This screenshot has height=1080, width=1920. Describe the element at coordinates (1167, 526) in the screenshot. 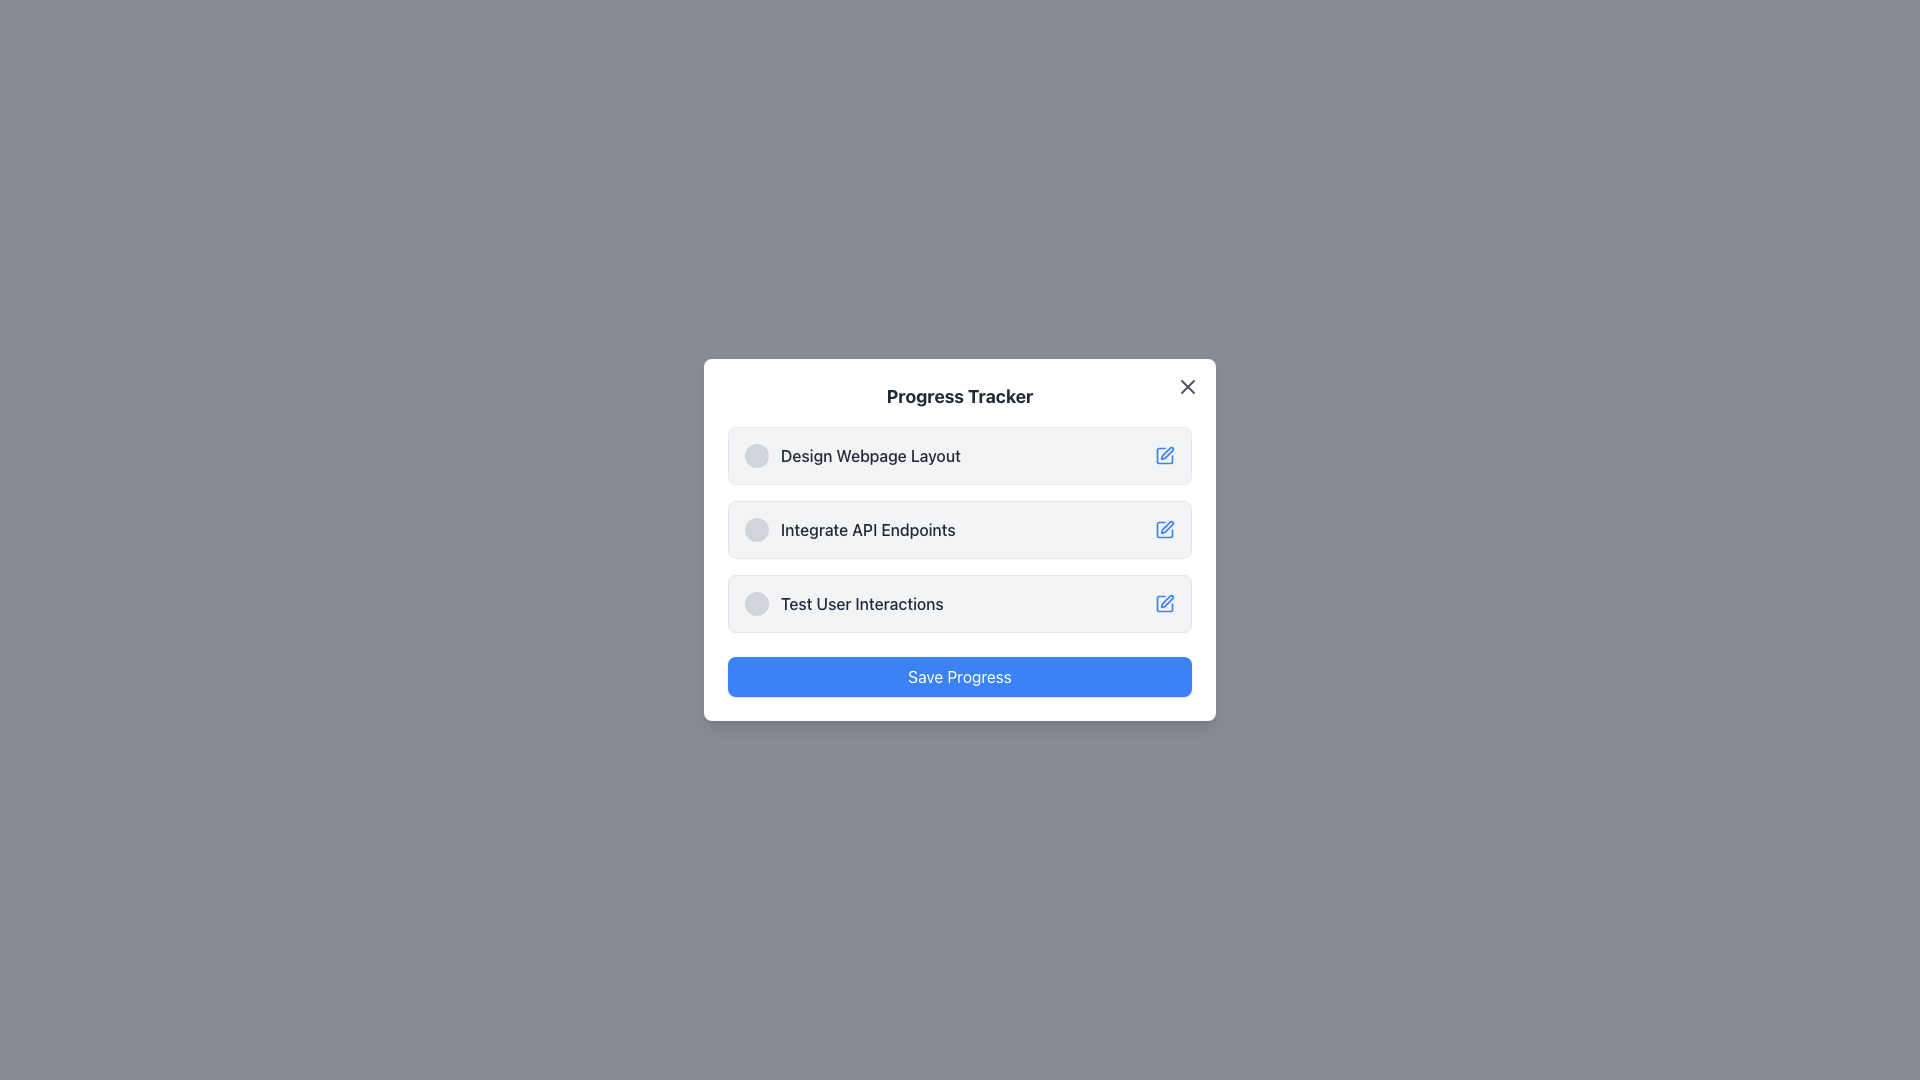

I see `the SVG icon resembling a pen or edit tool that is part of the second list item titled 'Integrate API Endpoints'` at that location.